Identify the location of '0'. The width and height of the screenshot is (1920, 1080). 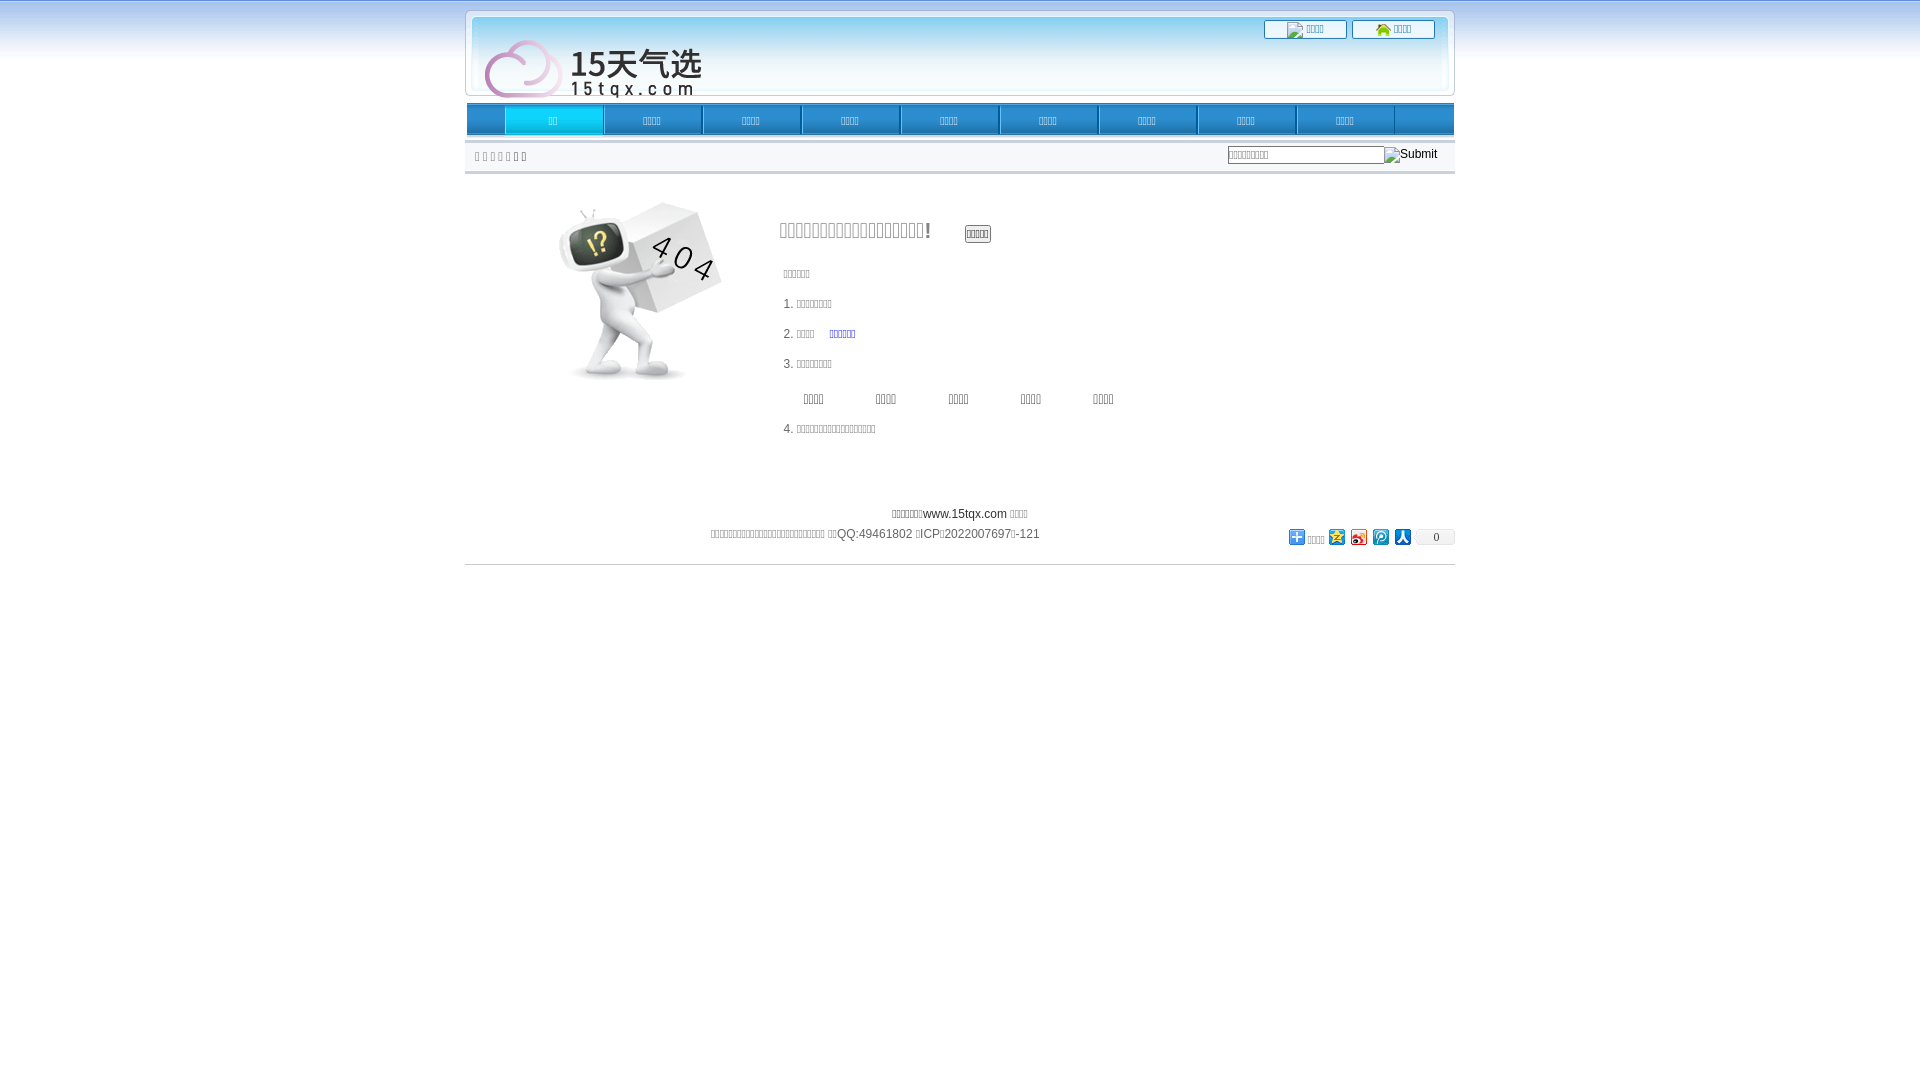
(1433, 535).